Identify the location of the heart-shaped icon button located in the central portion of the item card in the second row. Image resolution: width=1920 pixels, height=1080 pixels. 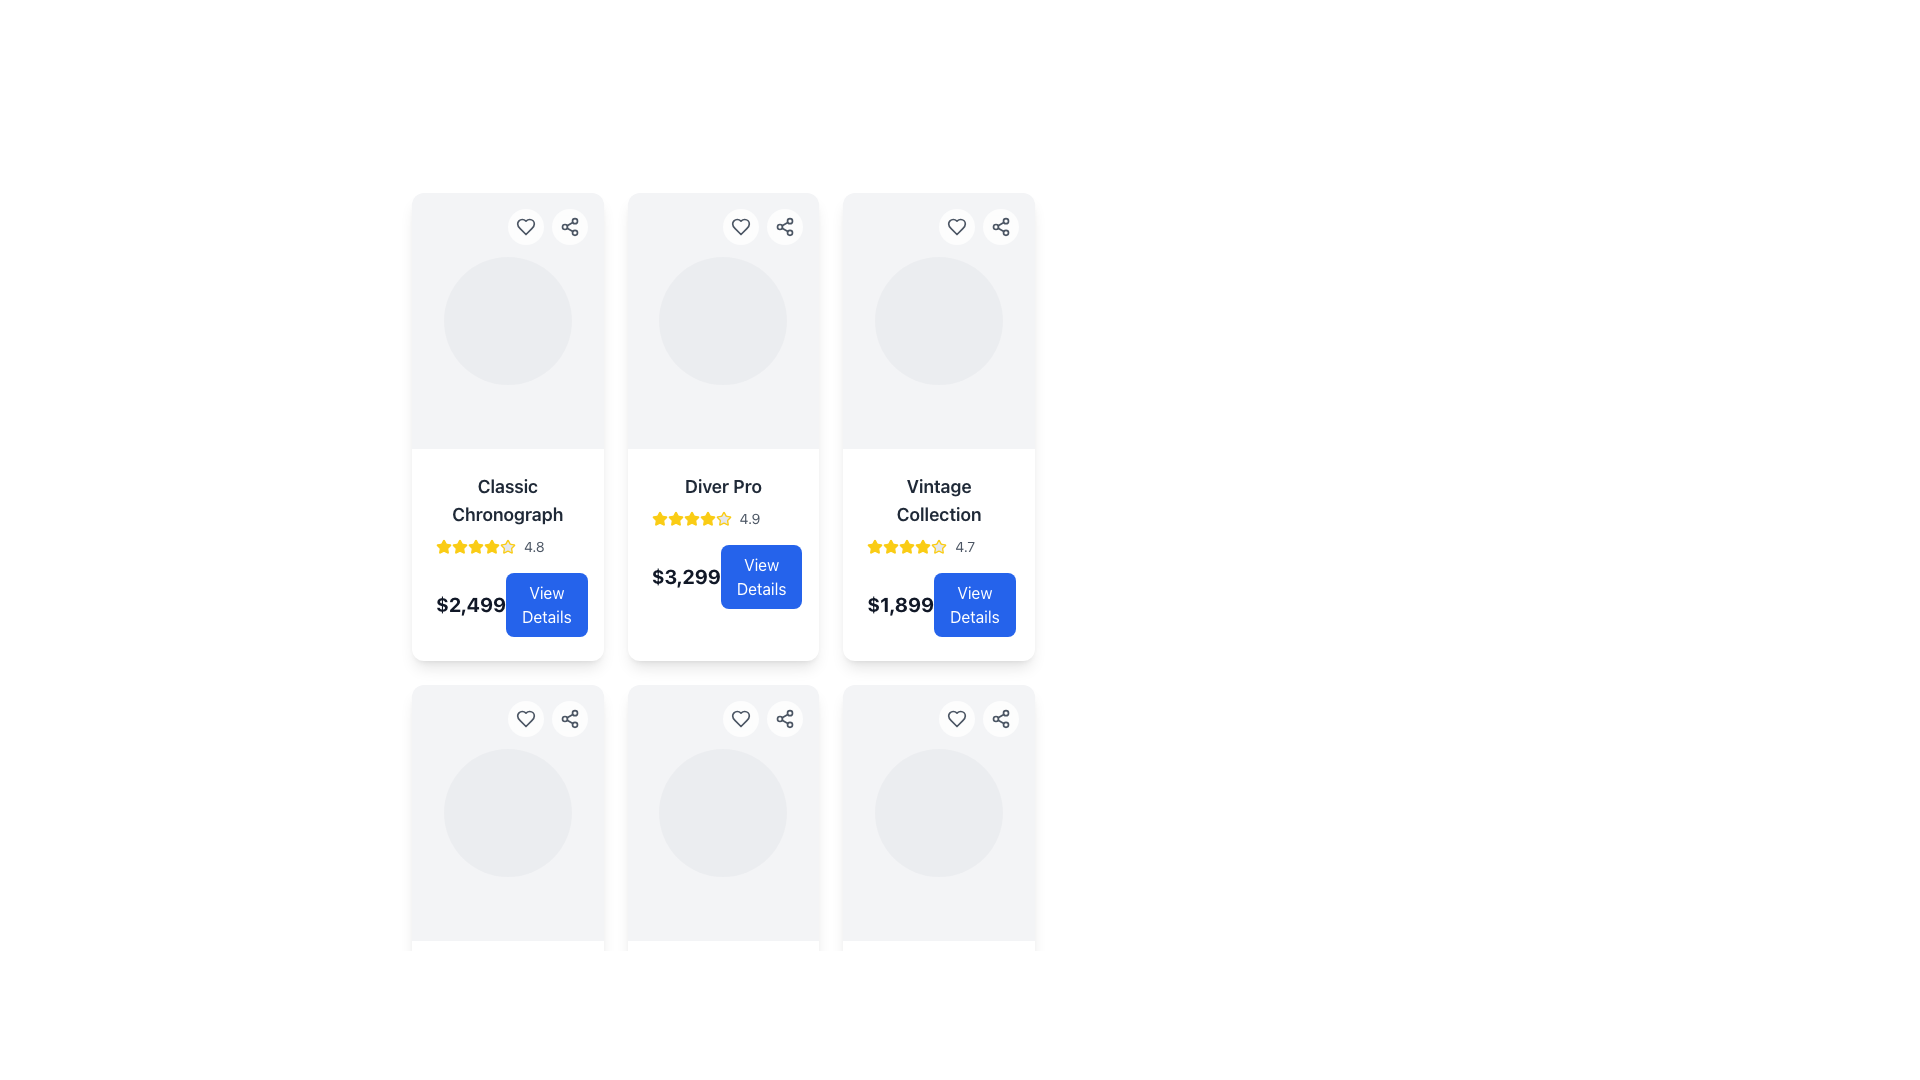
(525, 717).